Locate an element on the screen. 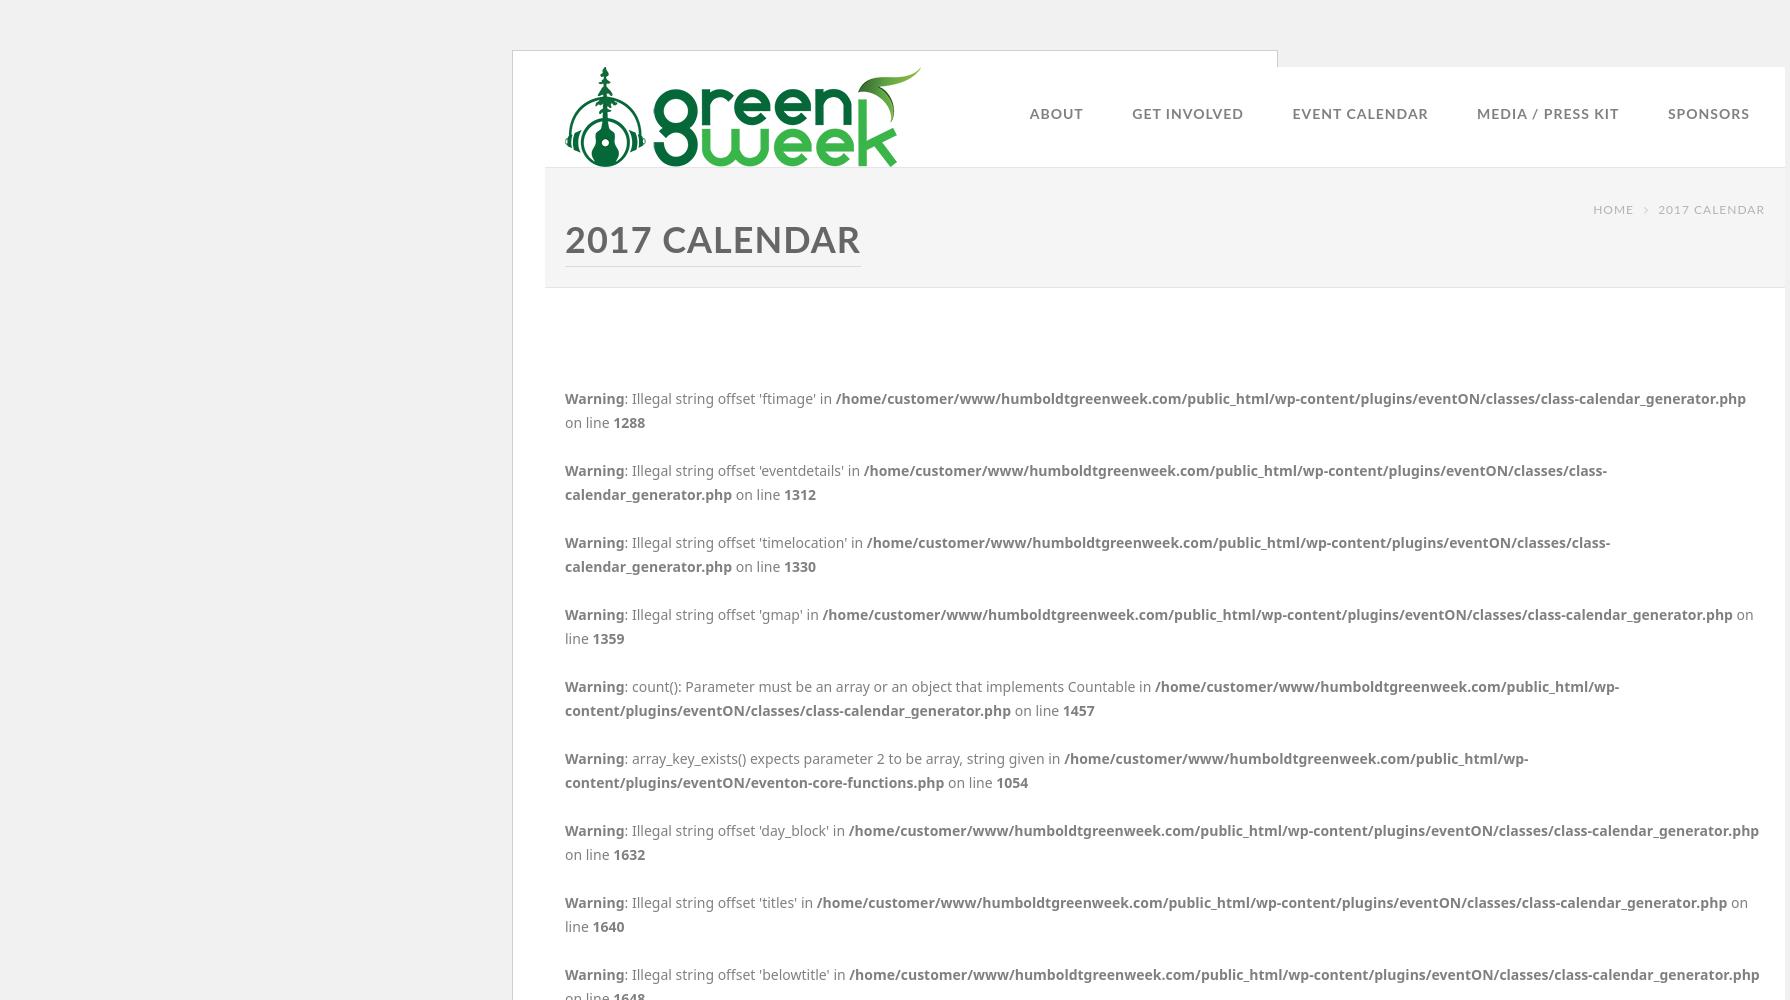 Image resolution: width=1790 pixels, height=1000 pixels. '1632' is located at coordinates (628, 853).